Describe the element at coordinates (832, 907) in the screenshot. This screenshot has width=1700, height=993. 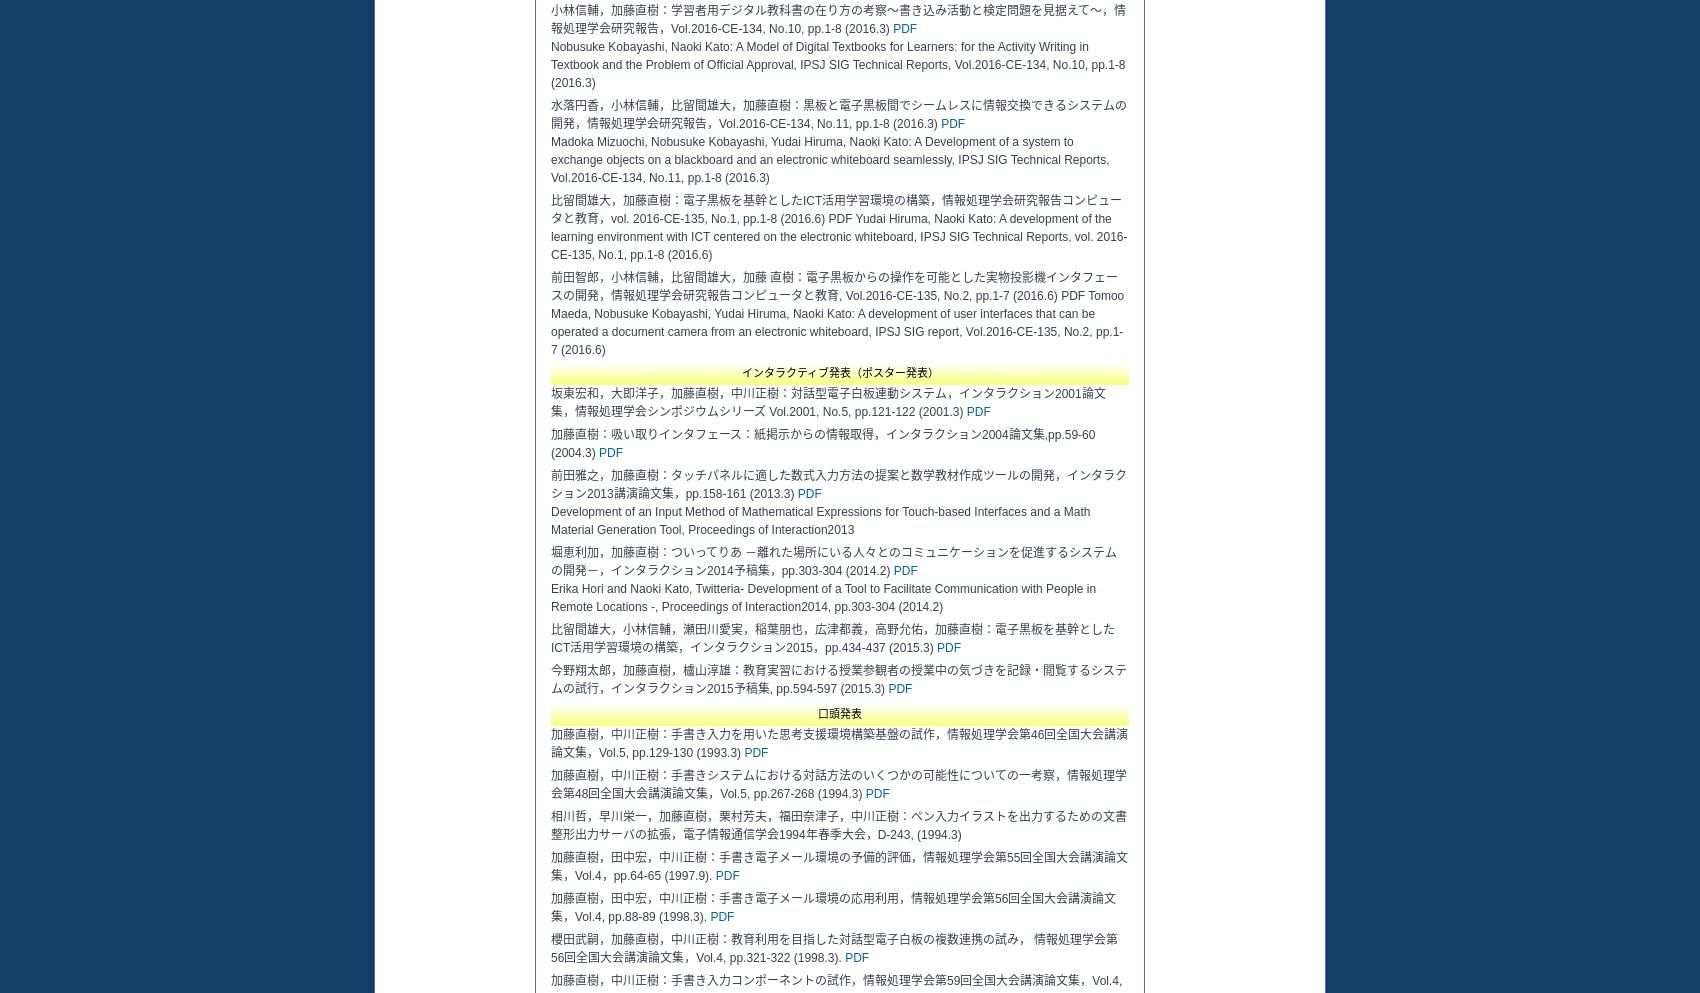
I see `'加藤直樹，田中宏，中川正樹：手書き電子メール環境の応用利用，情報処理学会第56回全国大会講演論文集，Vol.4, pp.88-89 (1998.3).'` at that location.